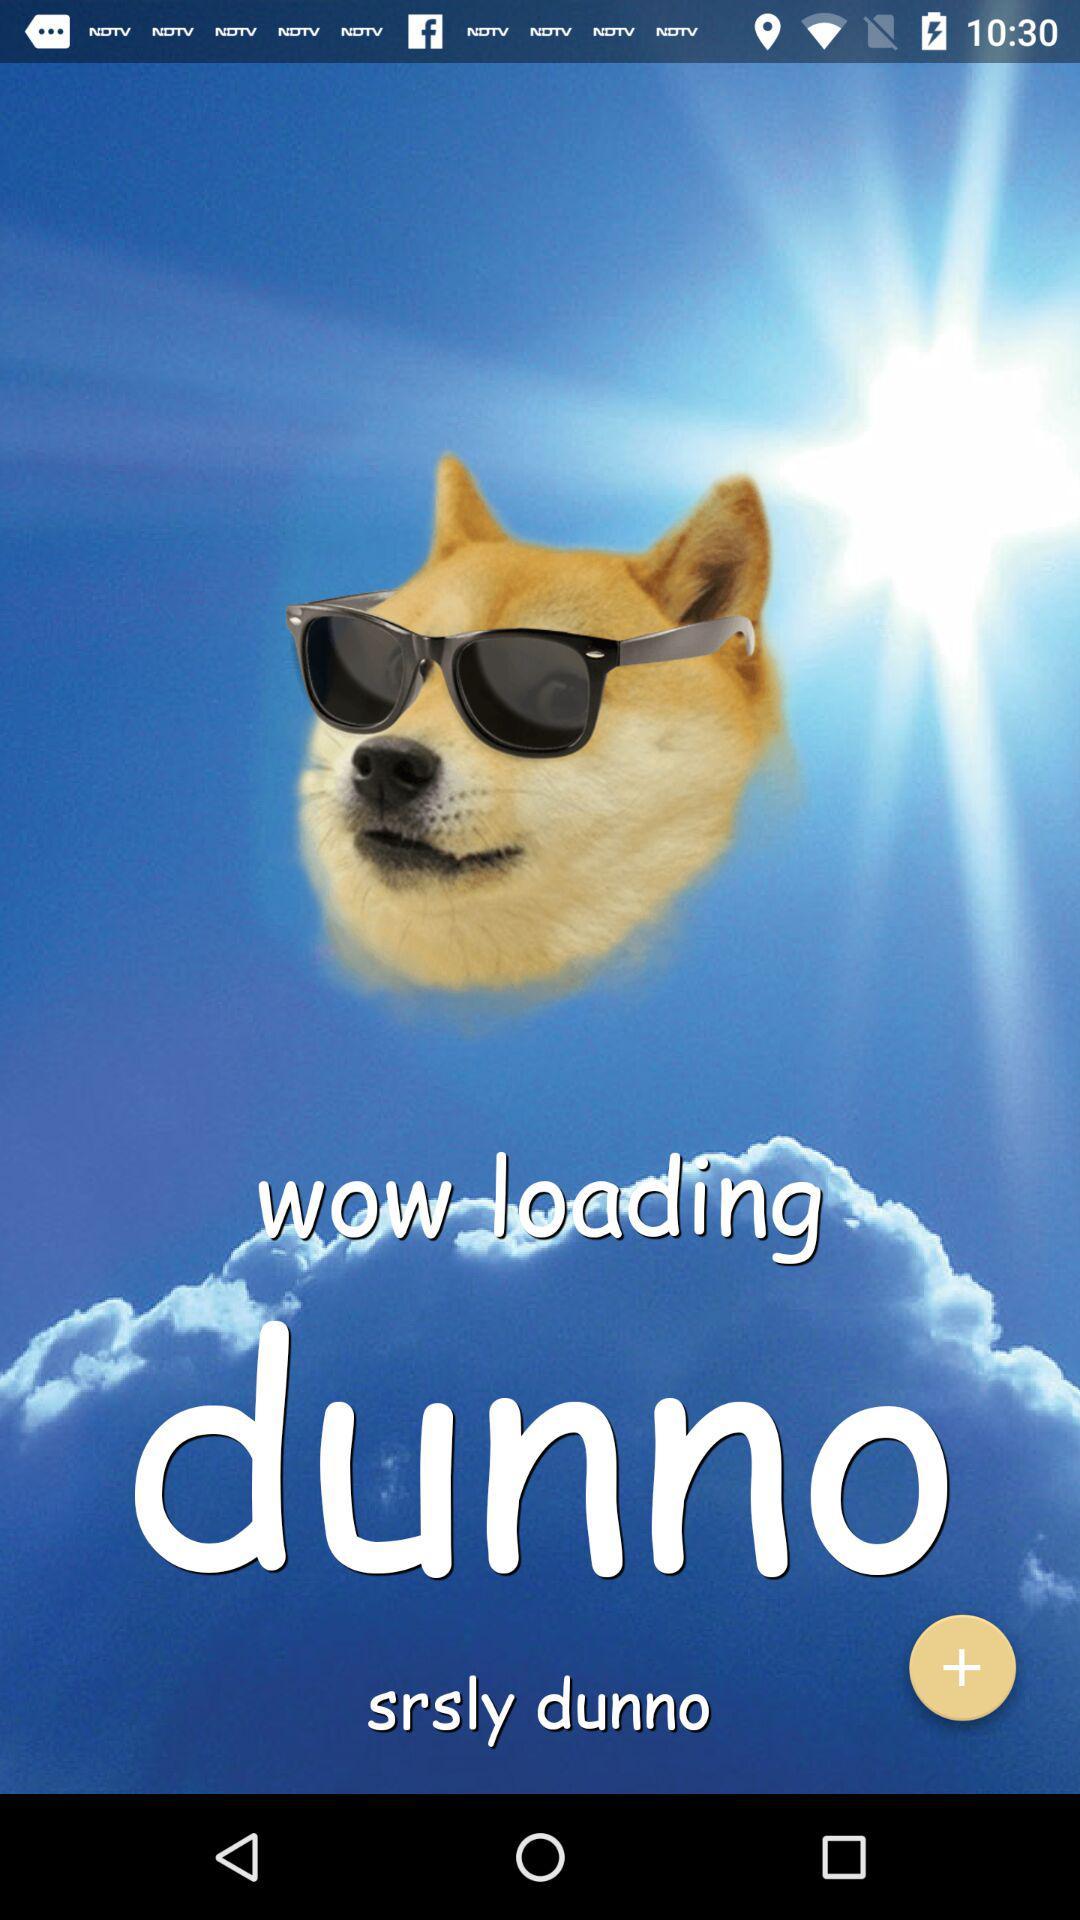  I want to click on the add icon, so click(961, 1675).